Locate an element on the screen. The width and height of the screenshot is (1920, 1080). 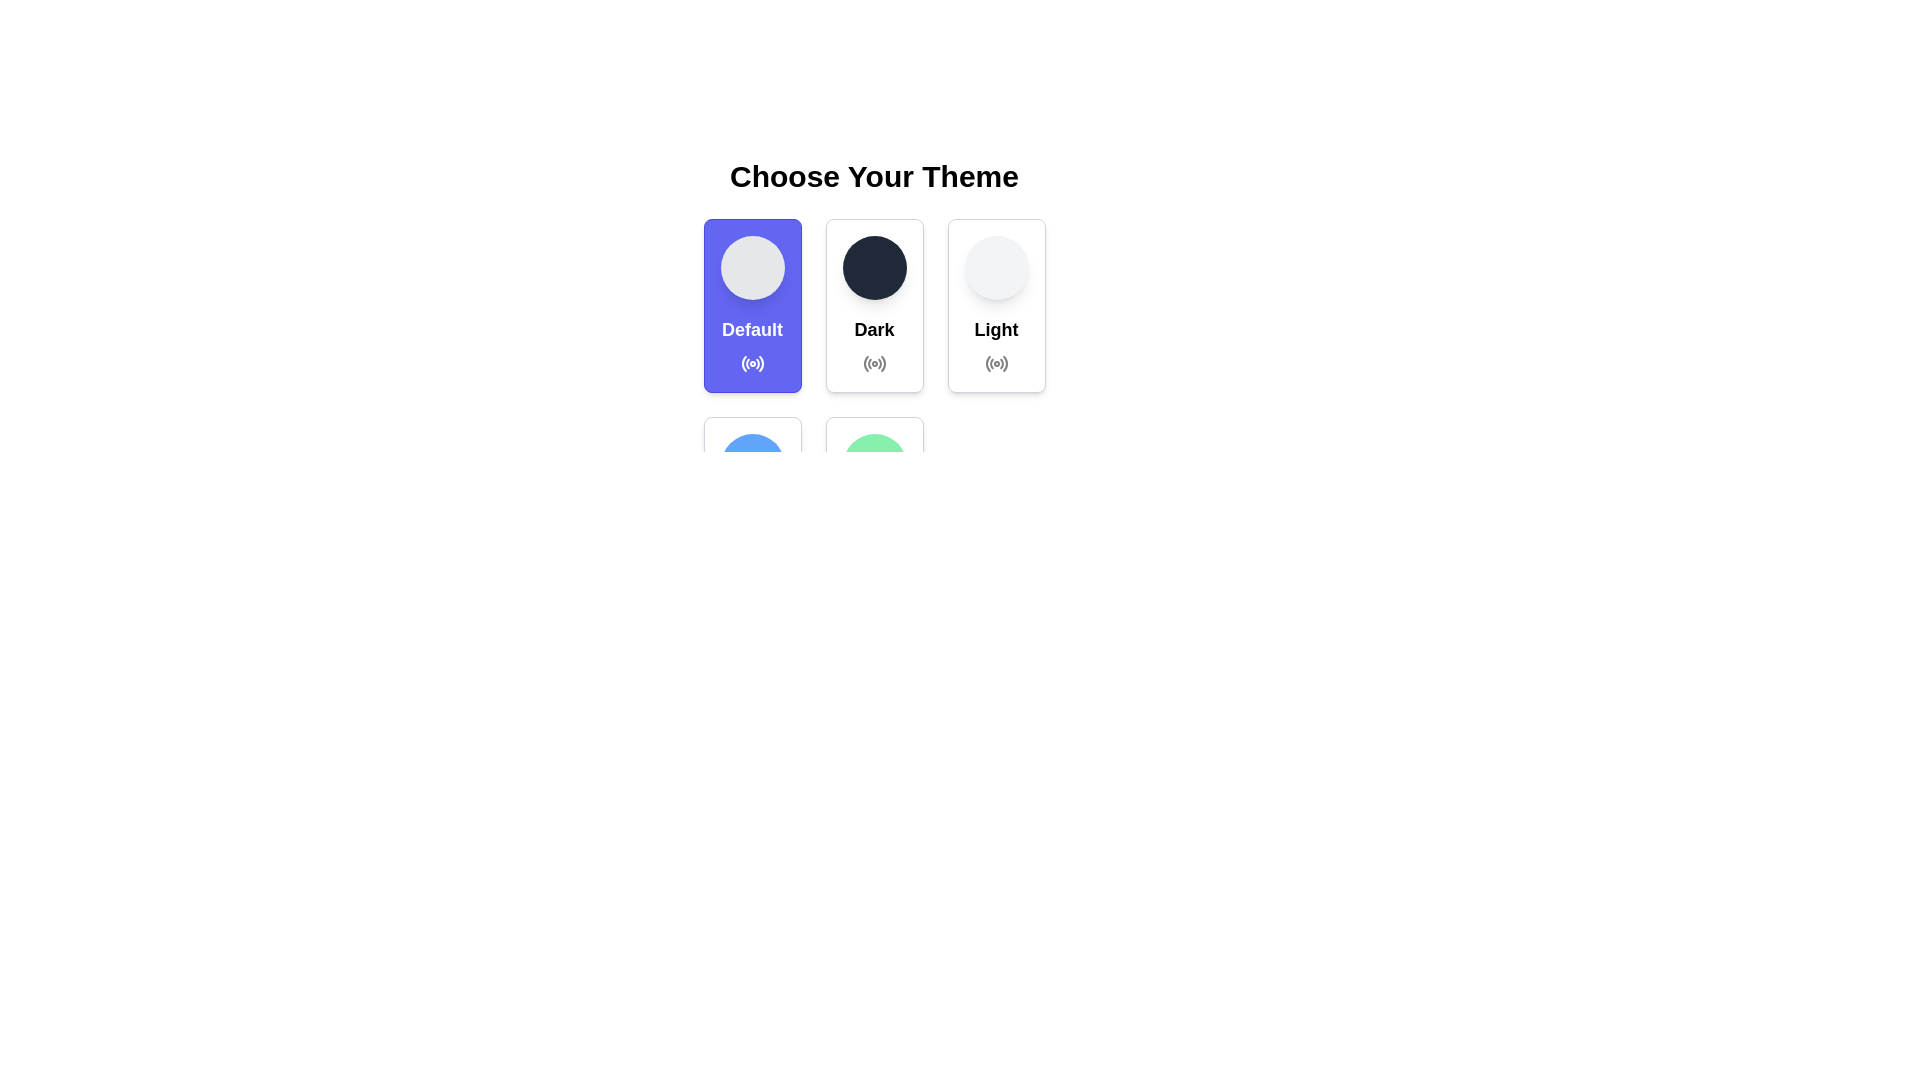
text of the 'Dark' label, which is styled in a bold and larger font within a theme selection card layout, located under a dark circular icon is located at coordinates (874, 329).